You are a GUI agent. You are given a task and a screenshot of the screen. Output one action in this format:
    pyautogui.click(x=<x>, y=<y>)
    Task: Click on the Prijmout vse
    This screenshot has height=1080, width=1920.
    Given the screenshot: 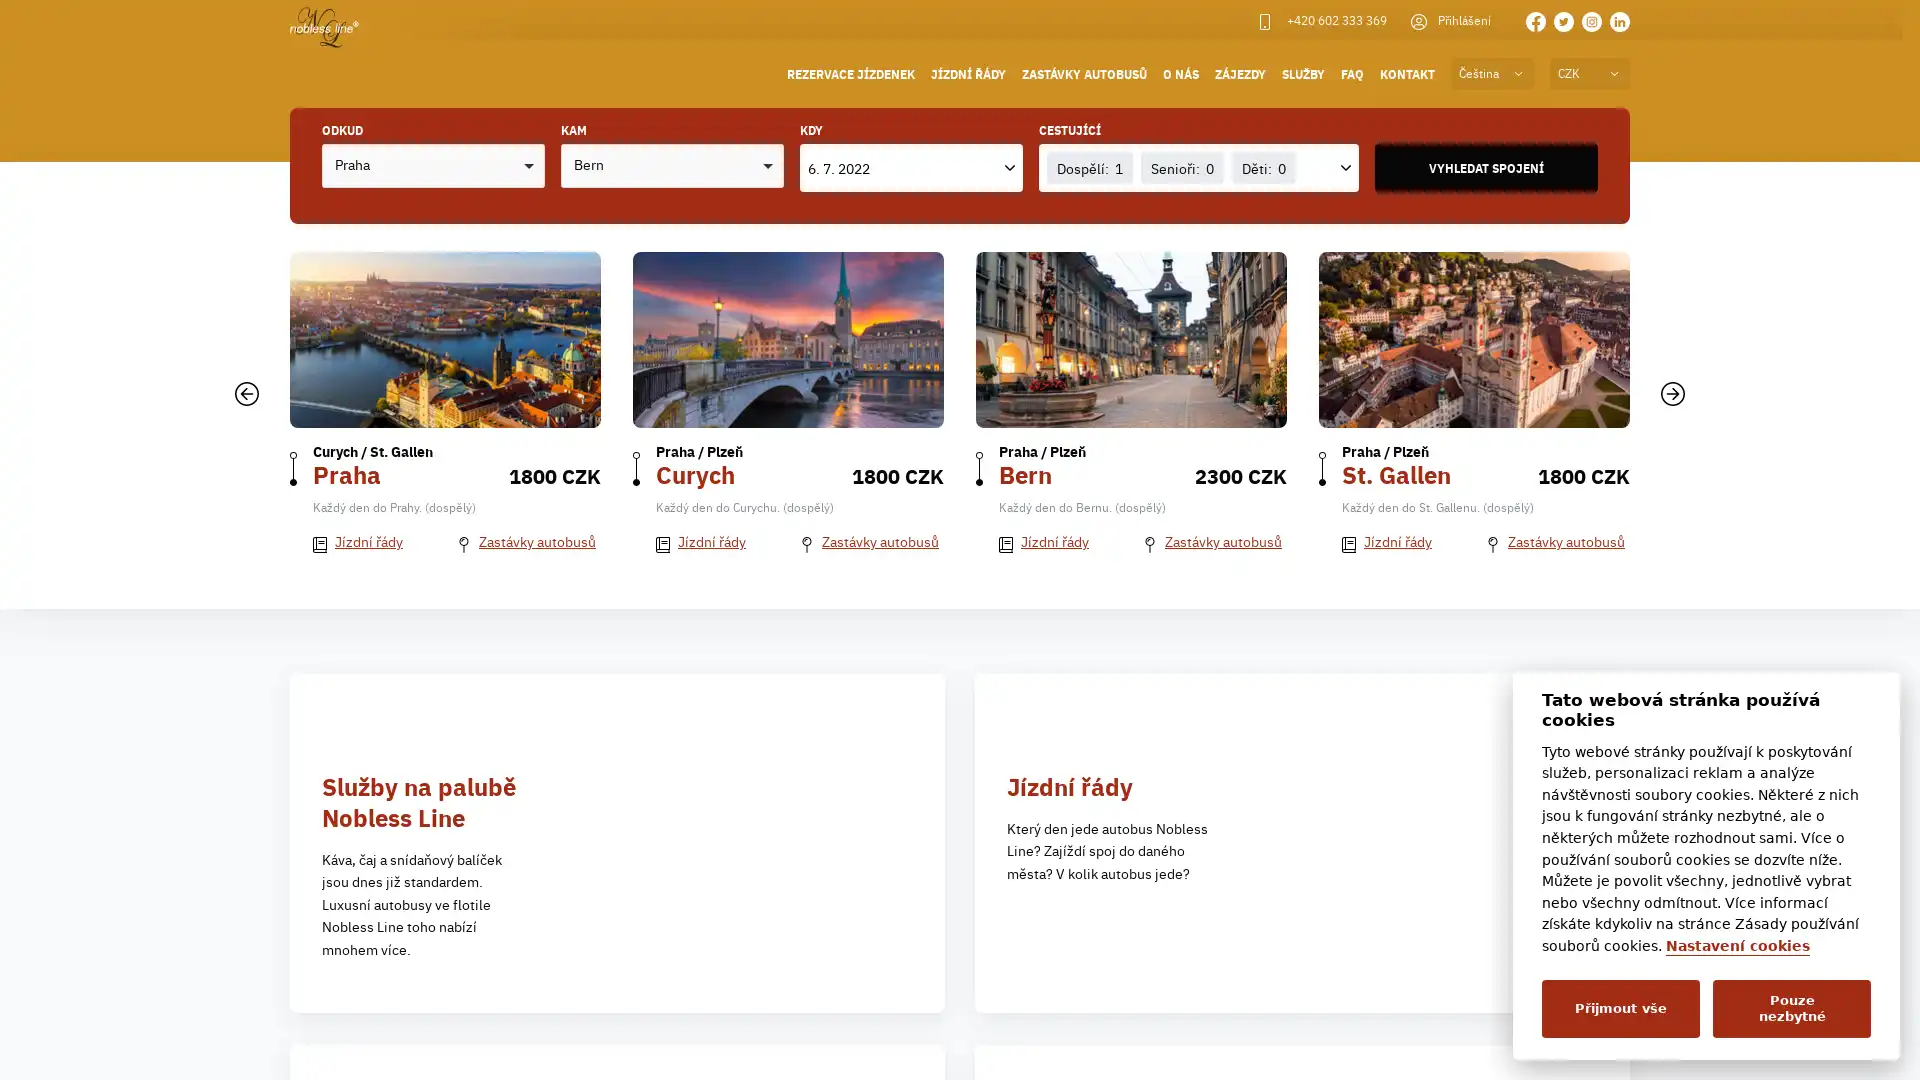 What is the action you would take?
    pyautogui.click(x=1620, y=1007)
    